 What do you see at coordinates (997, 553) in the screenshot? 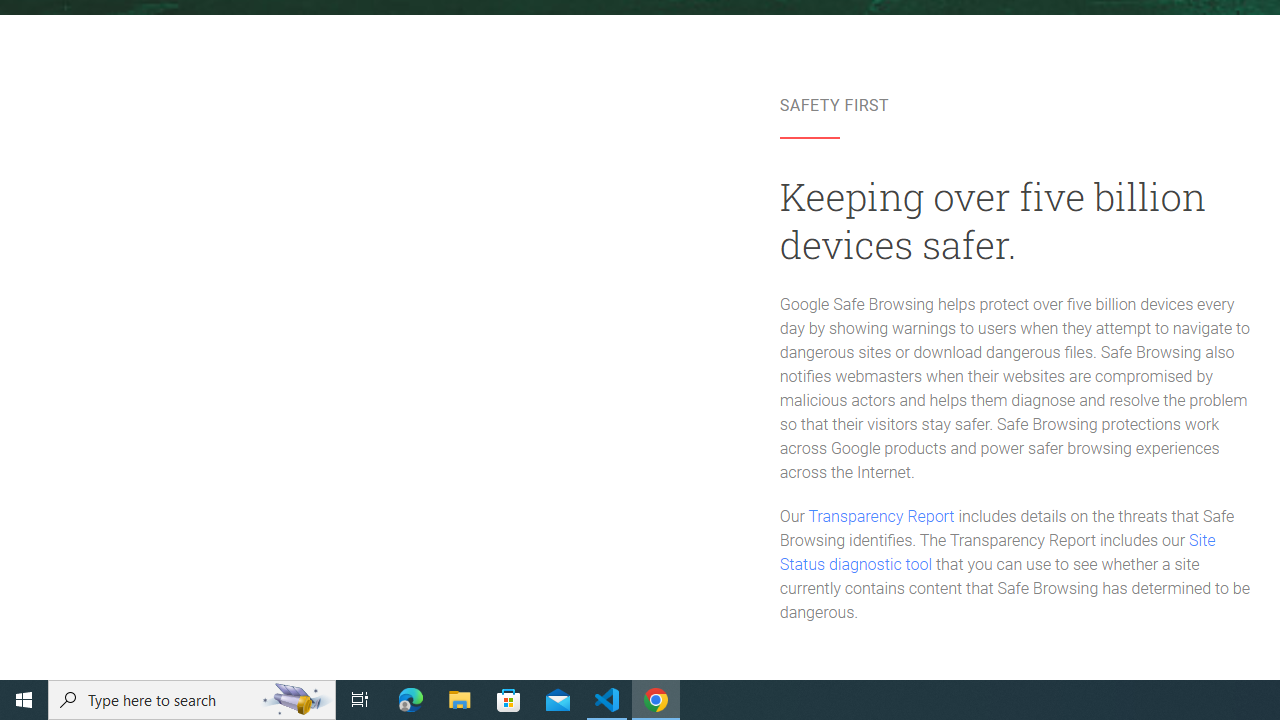
I see `'Site Status diagnostic tool'` at bounding box center [997, 553].